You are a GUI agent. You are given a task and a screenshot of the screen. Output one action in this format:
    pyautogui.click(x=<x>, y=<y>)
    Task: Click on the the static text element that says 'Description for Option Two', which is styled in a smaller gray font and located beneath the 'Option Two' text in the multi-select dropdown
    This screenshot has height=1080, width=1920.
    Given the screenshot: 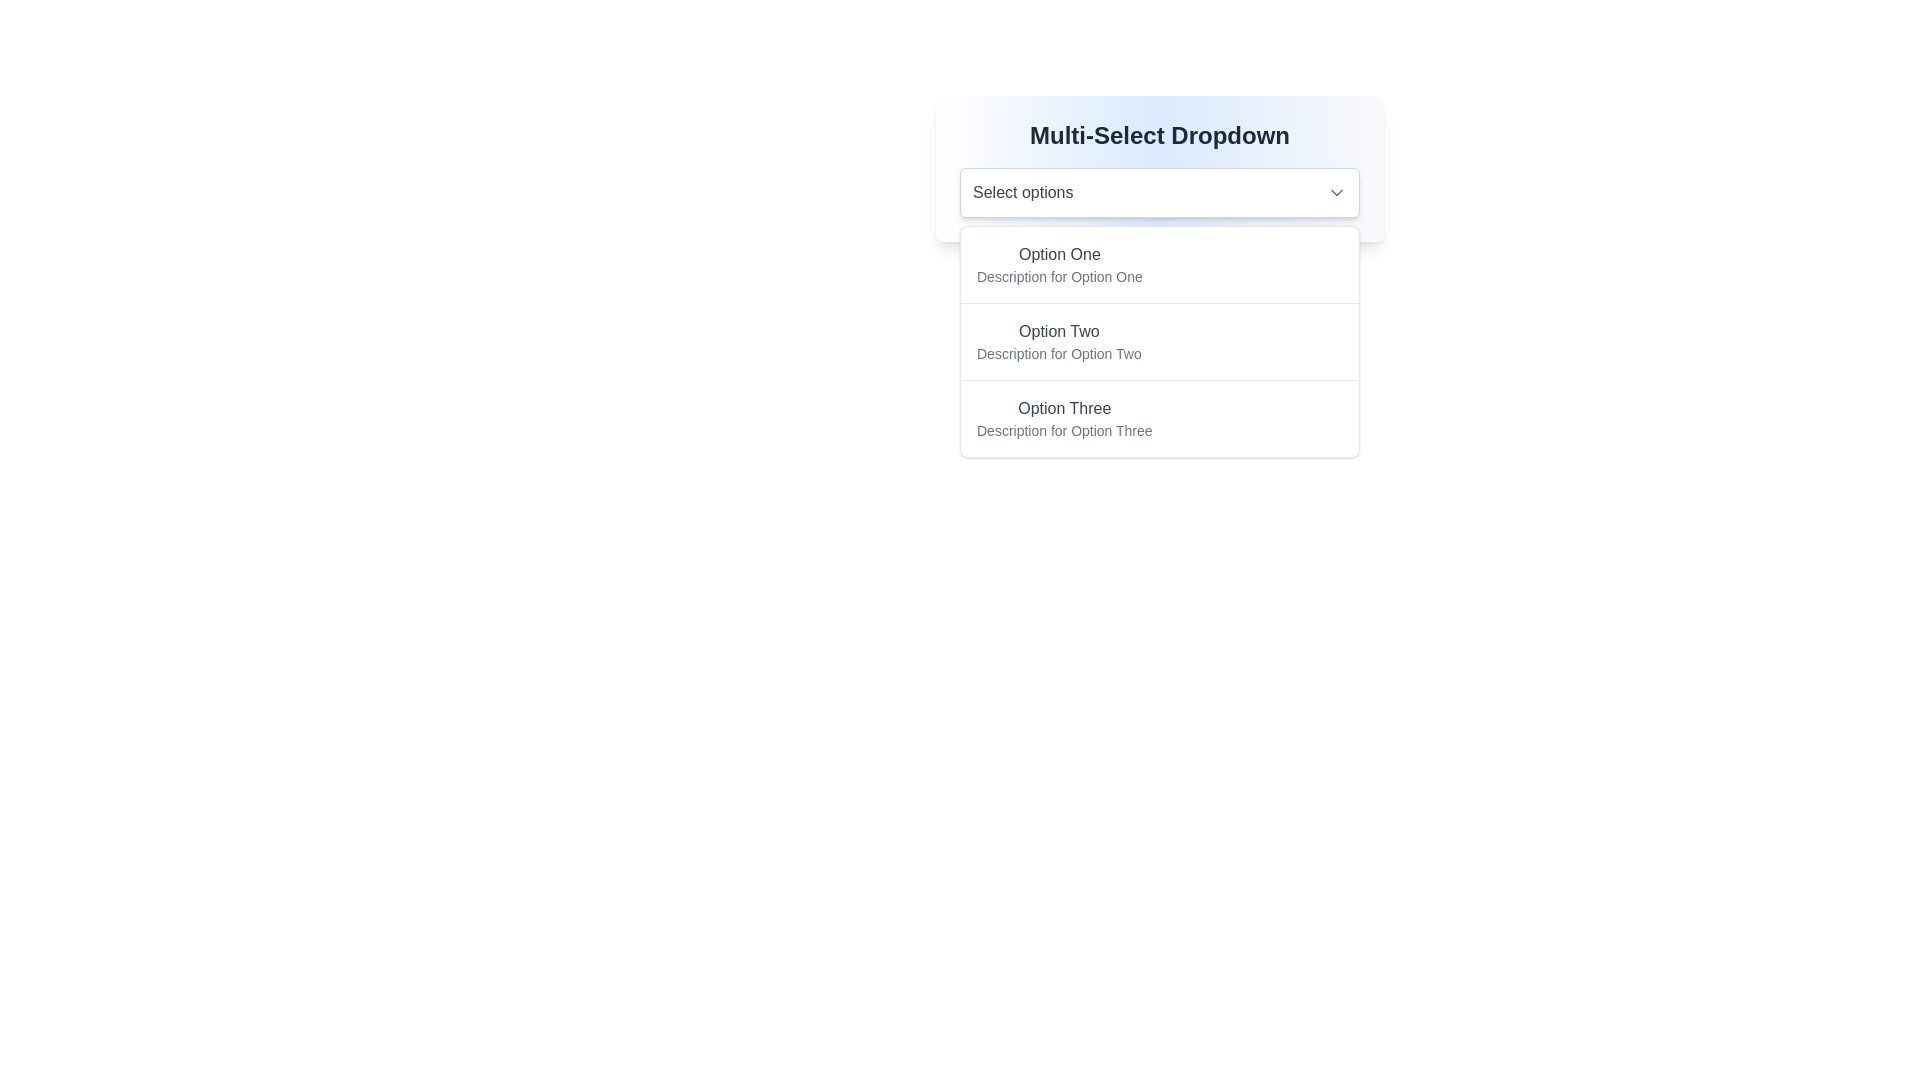 What is the action you would take?
    pyautogui.click(x=1058, y=353)
    